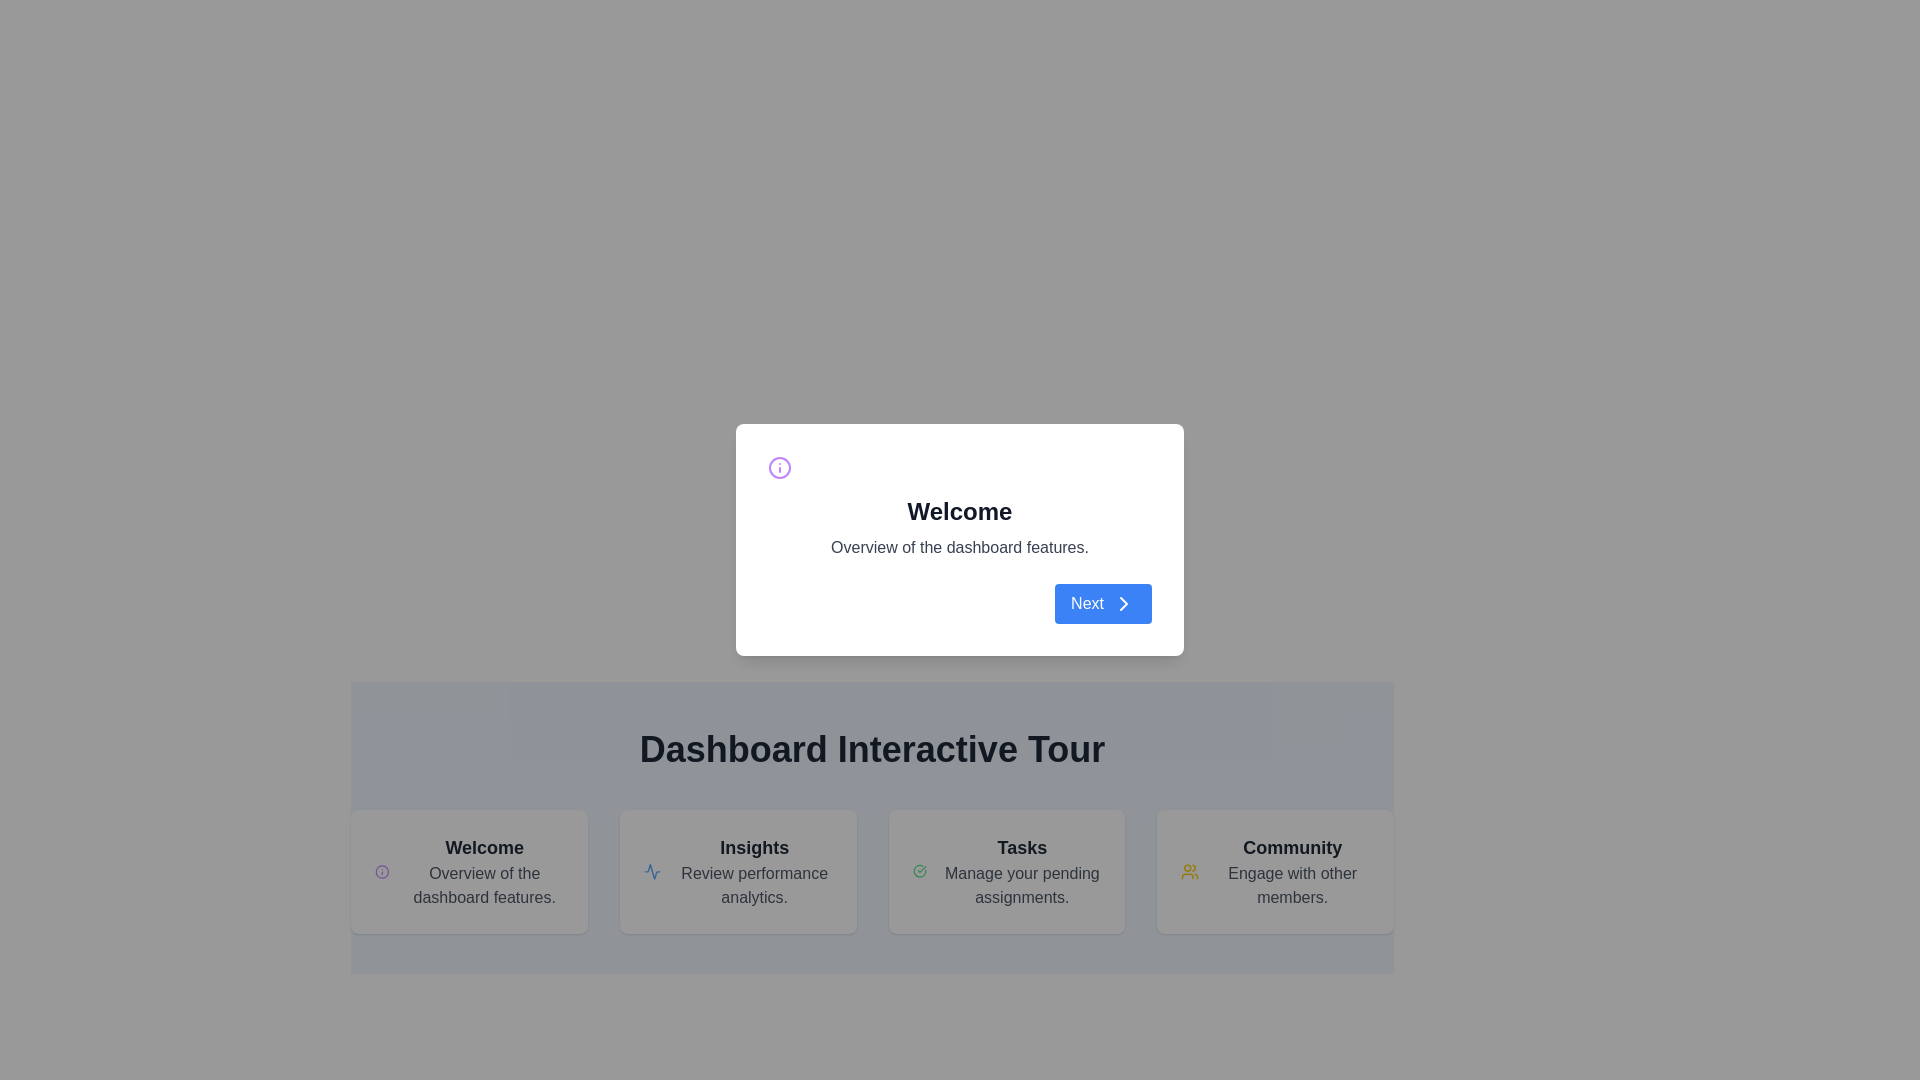 The image size is (1920, 1080). Describe the element at coordinates (872, 749) in the screenshot. I see `the main heading element that introduces the content above the panels labeled 'Welcome', 'Insights', 'Tasks', and 'Community'` at that location.